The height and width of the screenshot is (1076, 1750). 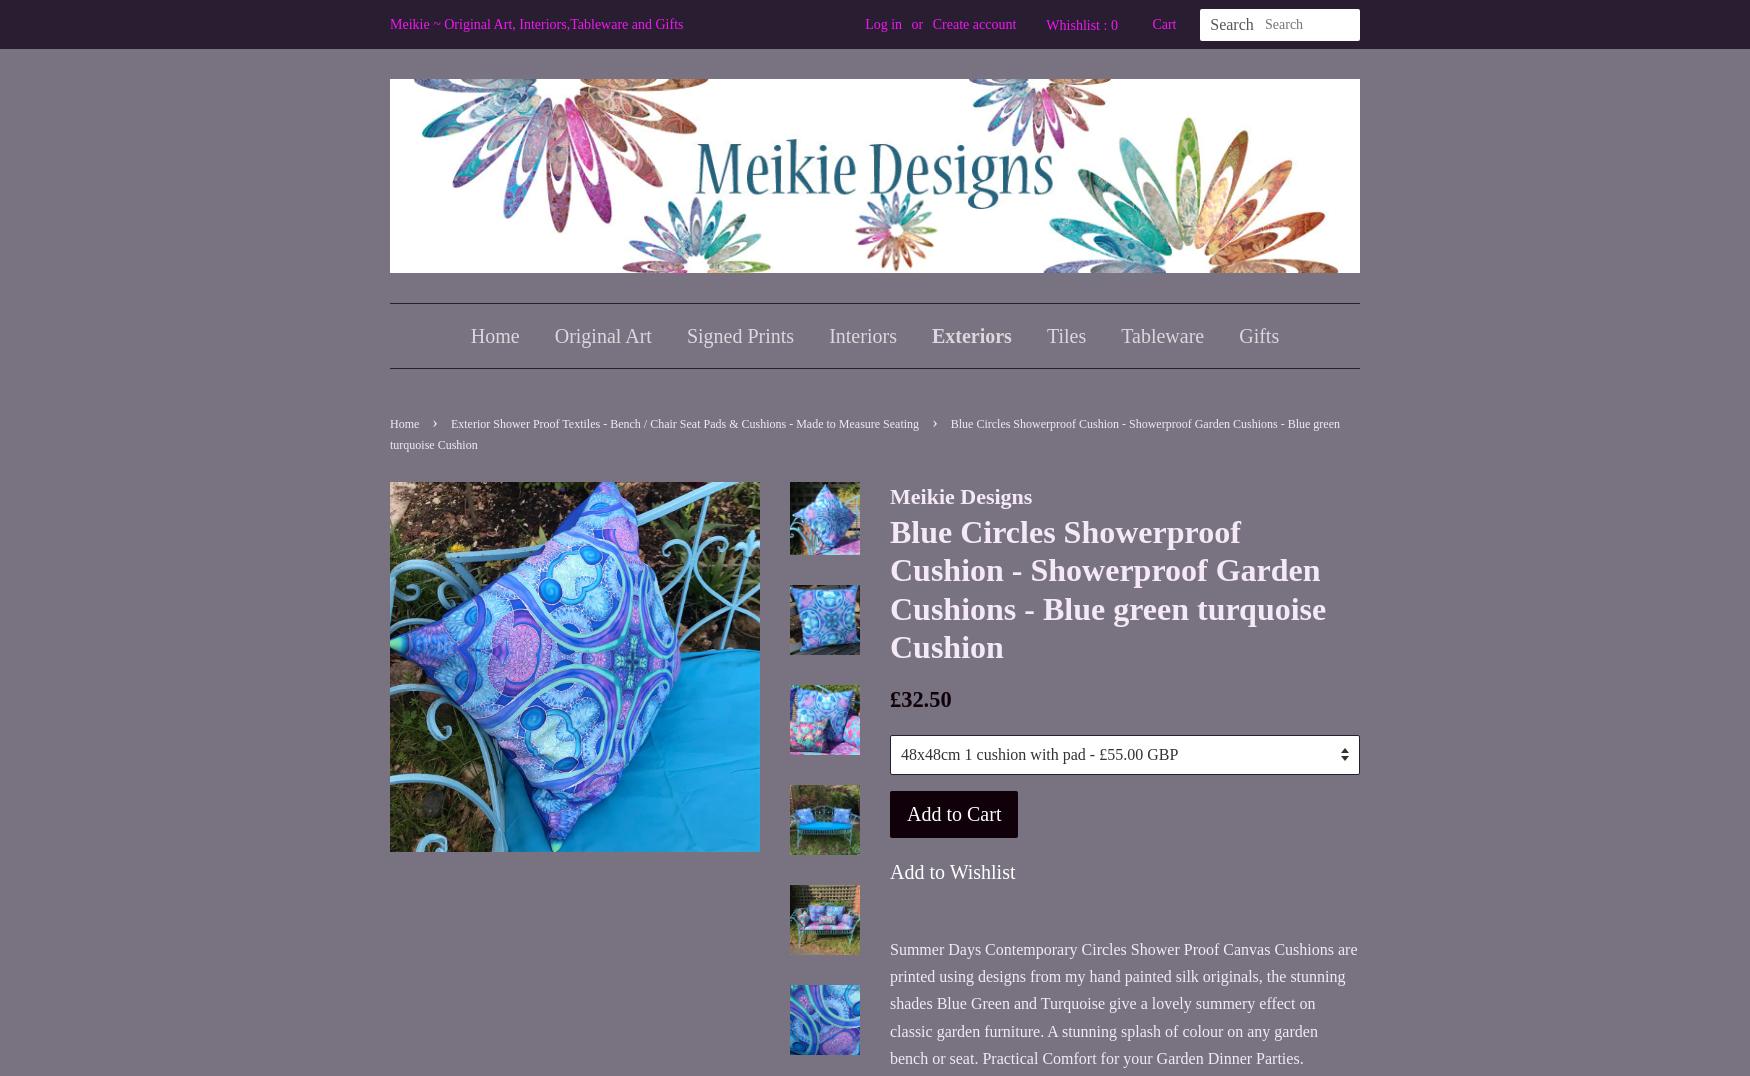 What do you see at coordinates (602, 336) in the screenshot?
I see `'Original Art'` at bounding box center [602, 336].